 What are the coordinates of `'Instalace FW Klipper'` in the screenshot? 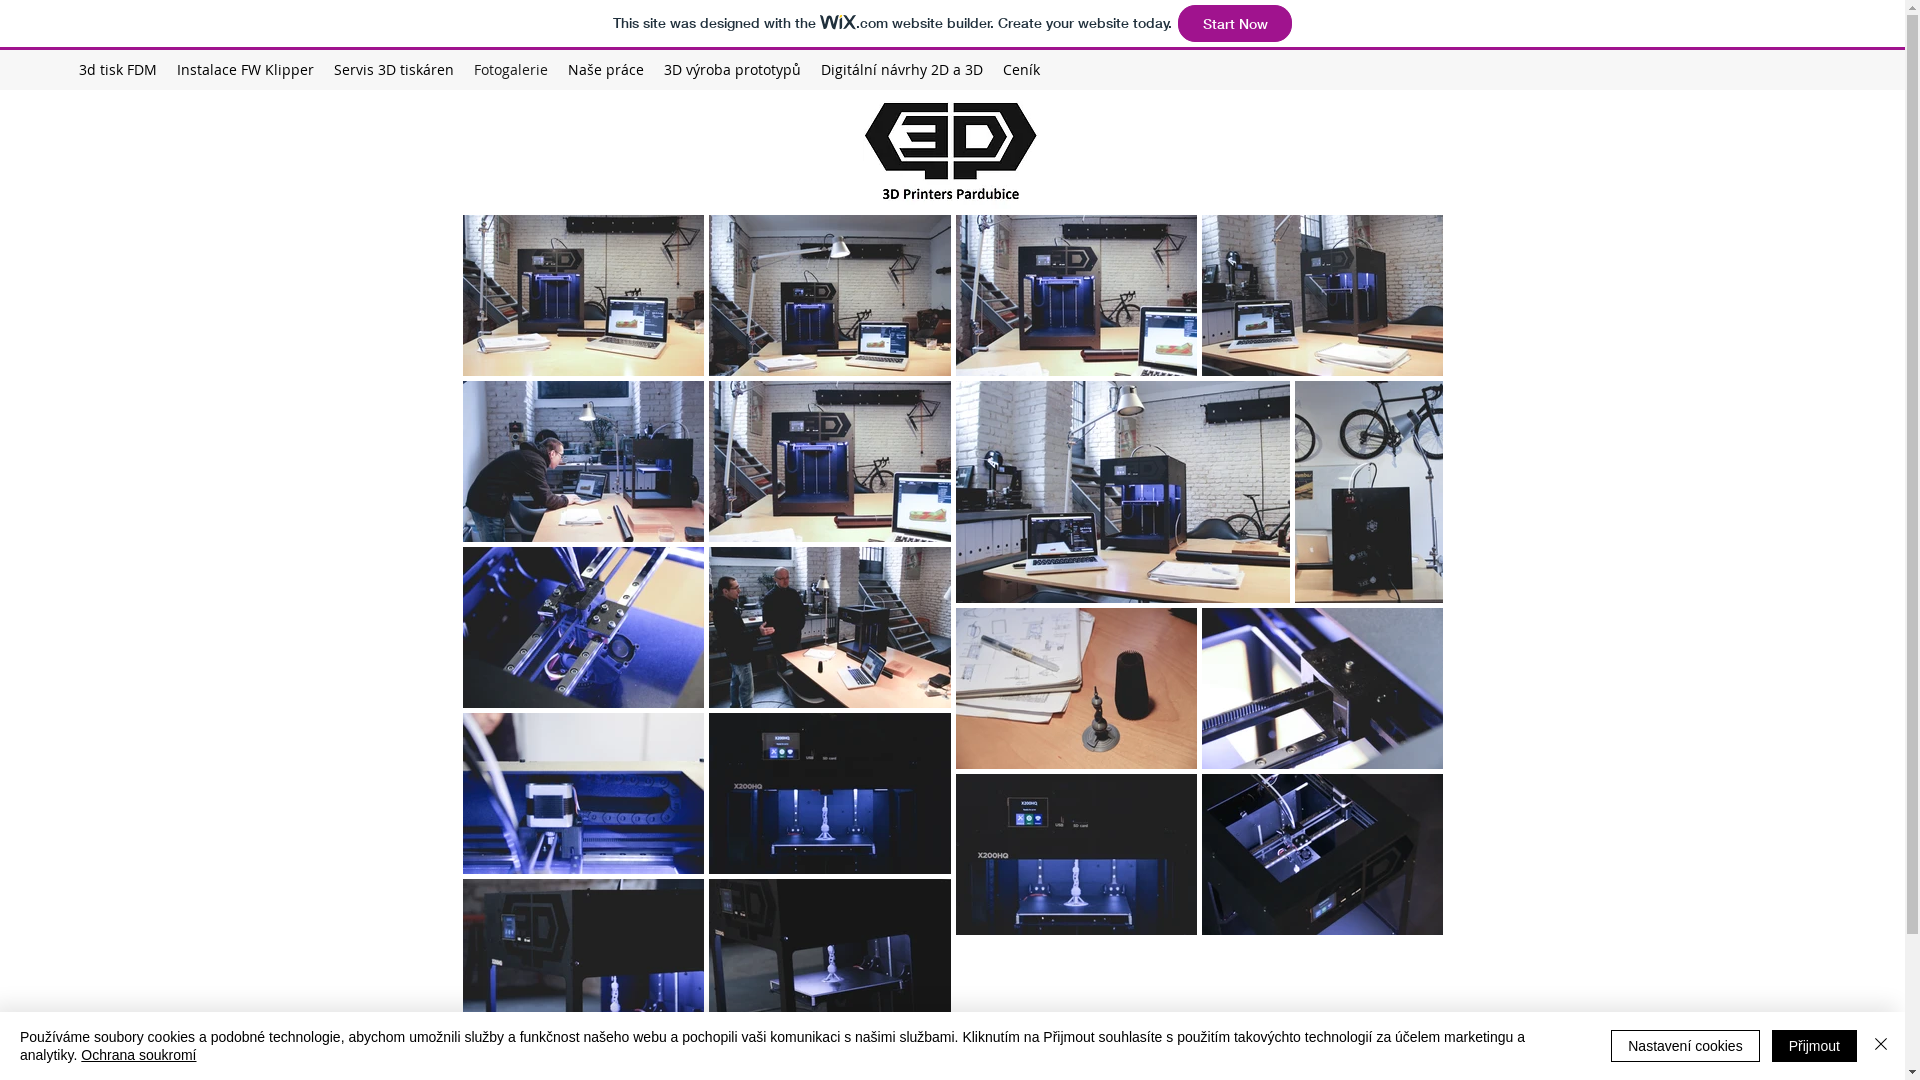 It's located at (244, 68).